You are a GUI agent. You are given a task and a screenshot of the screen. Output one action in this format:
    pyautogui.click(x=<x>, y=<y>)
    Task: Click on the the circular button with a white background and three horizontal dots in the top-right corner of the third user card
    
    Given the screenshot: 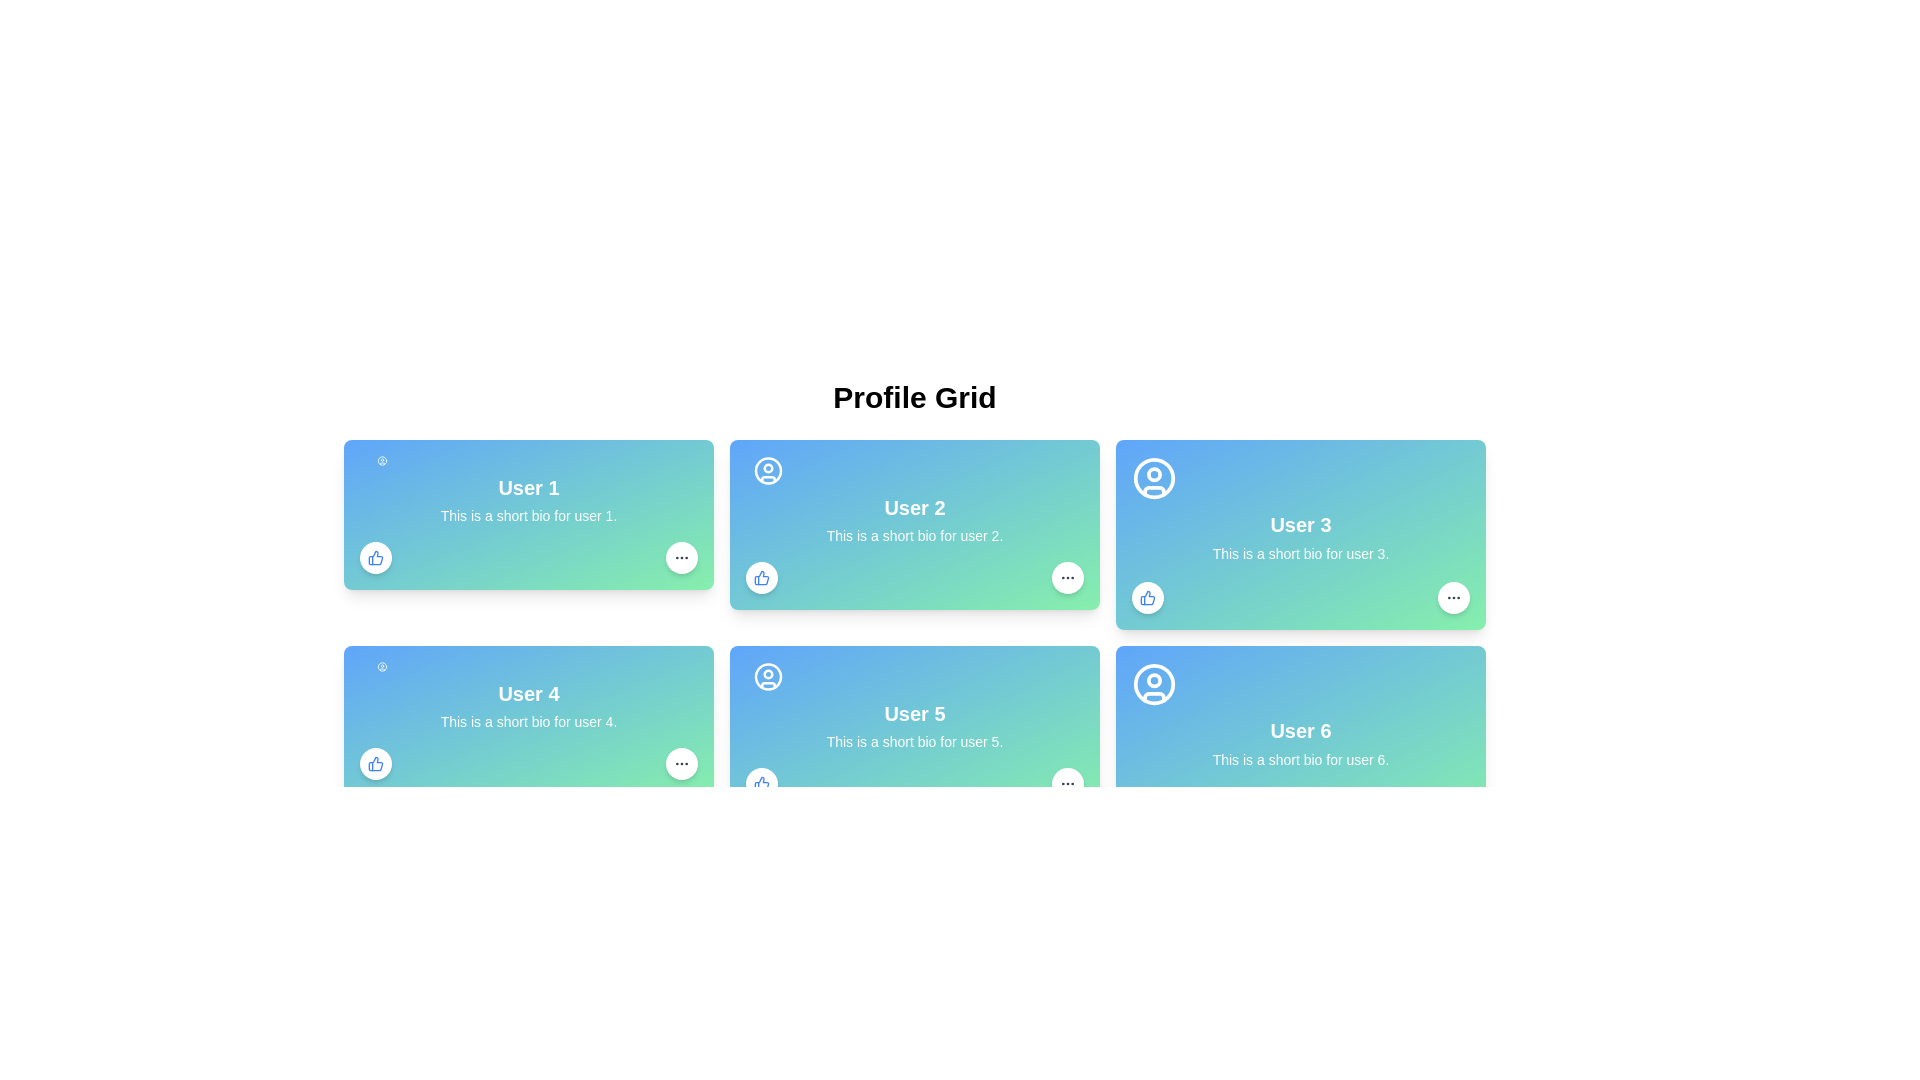 What is the action you would take?
    pyautogui.click(x=1454, y=596)
    